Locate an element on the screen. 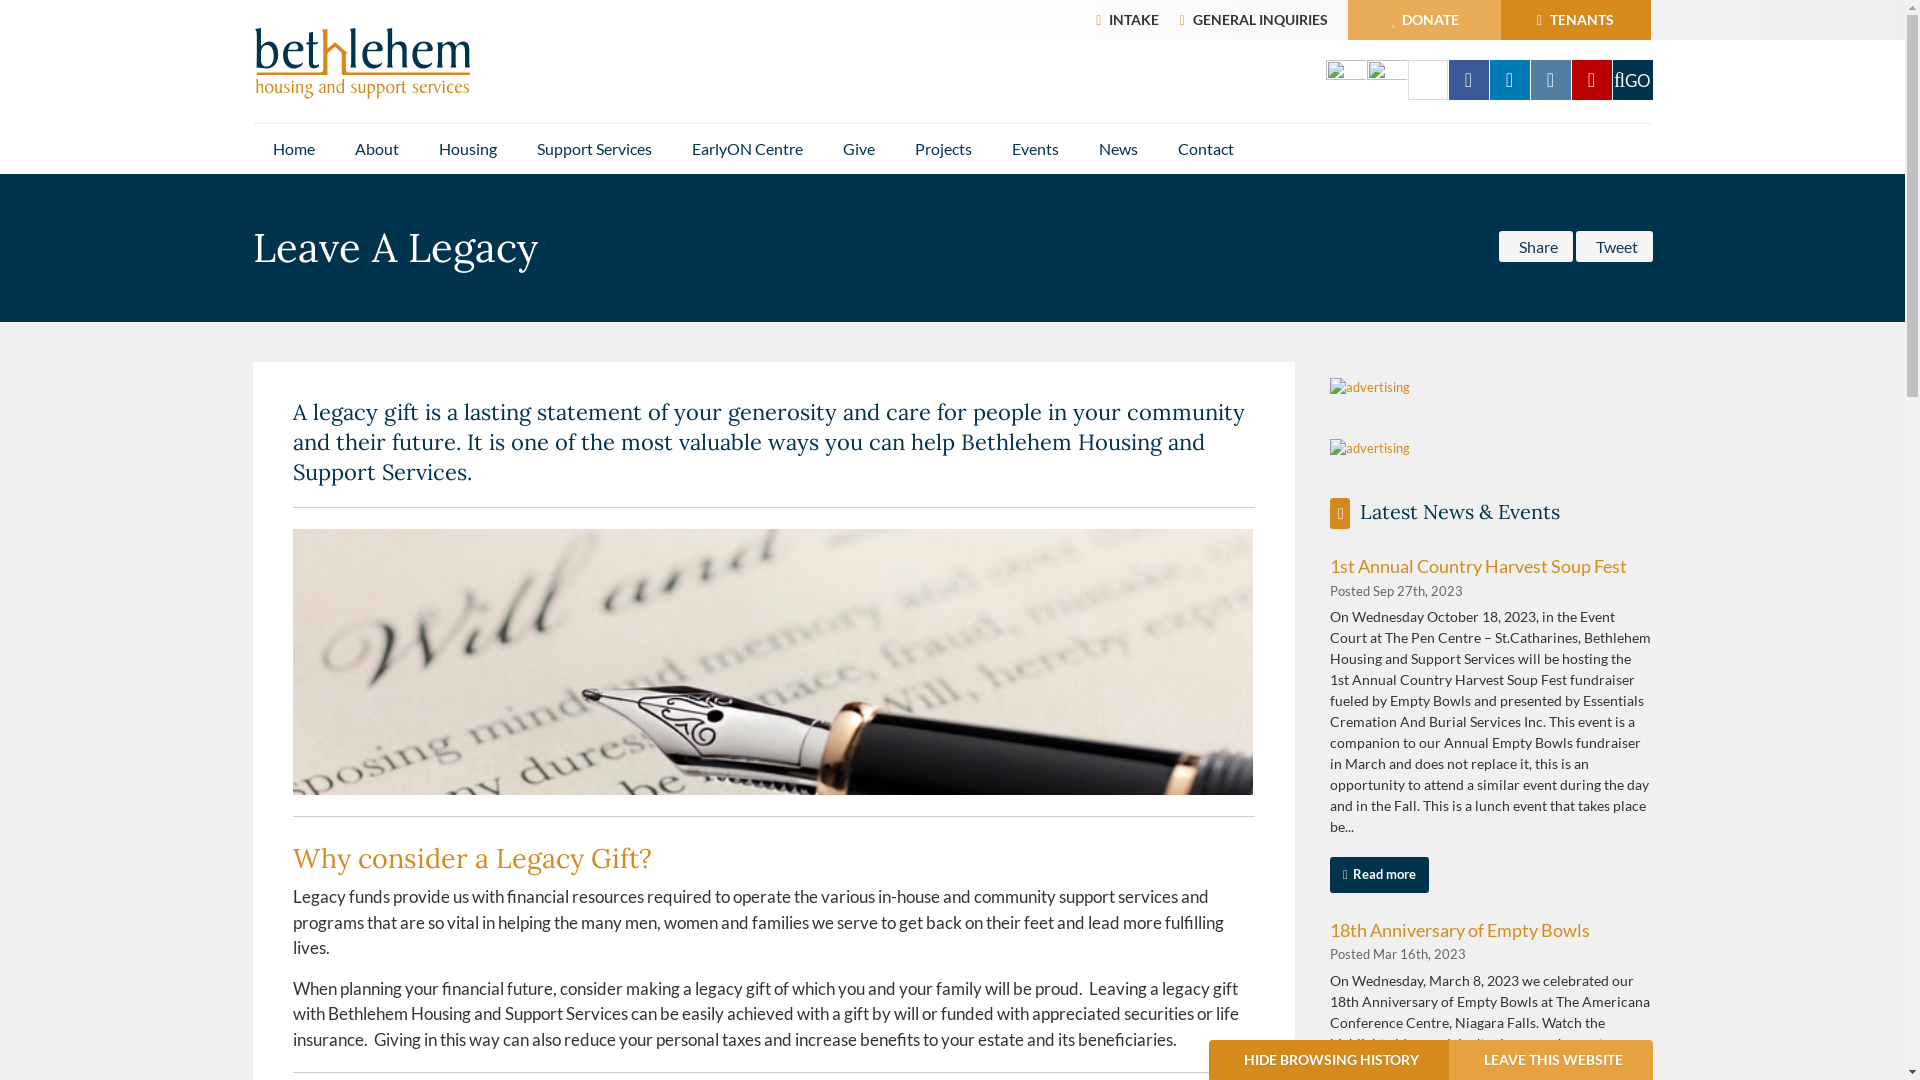 Image resolution: width=1920 pixels, height=1080 pixels. 'Give' is located at coordinates (858, 148).